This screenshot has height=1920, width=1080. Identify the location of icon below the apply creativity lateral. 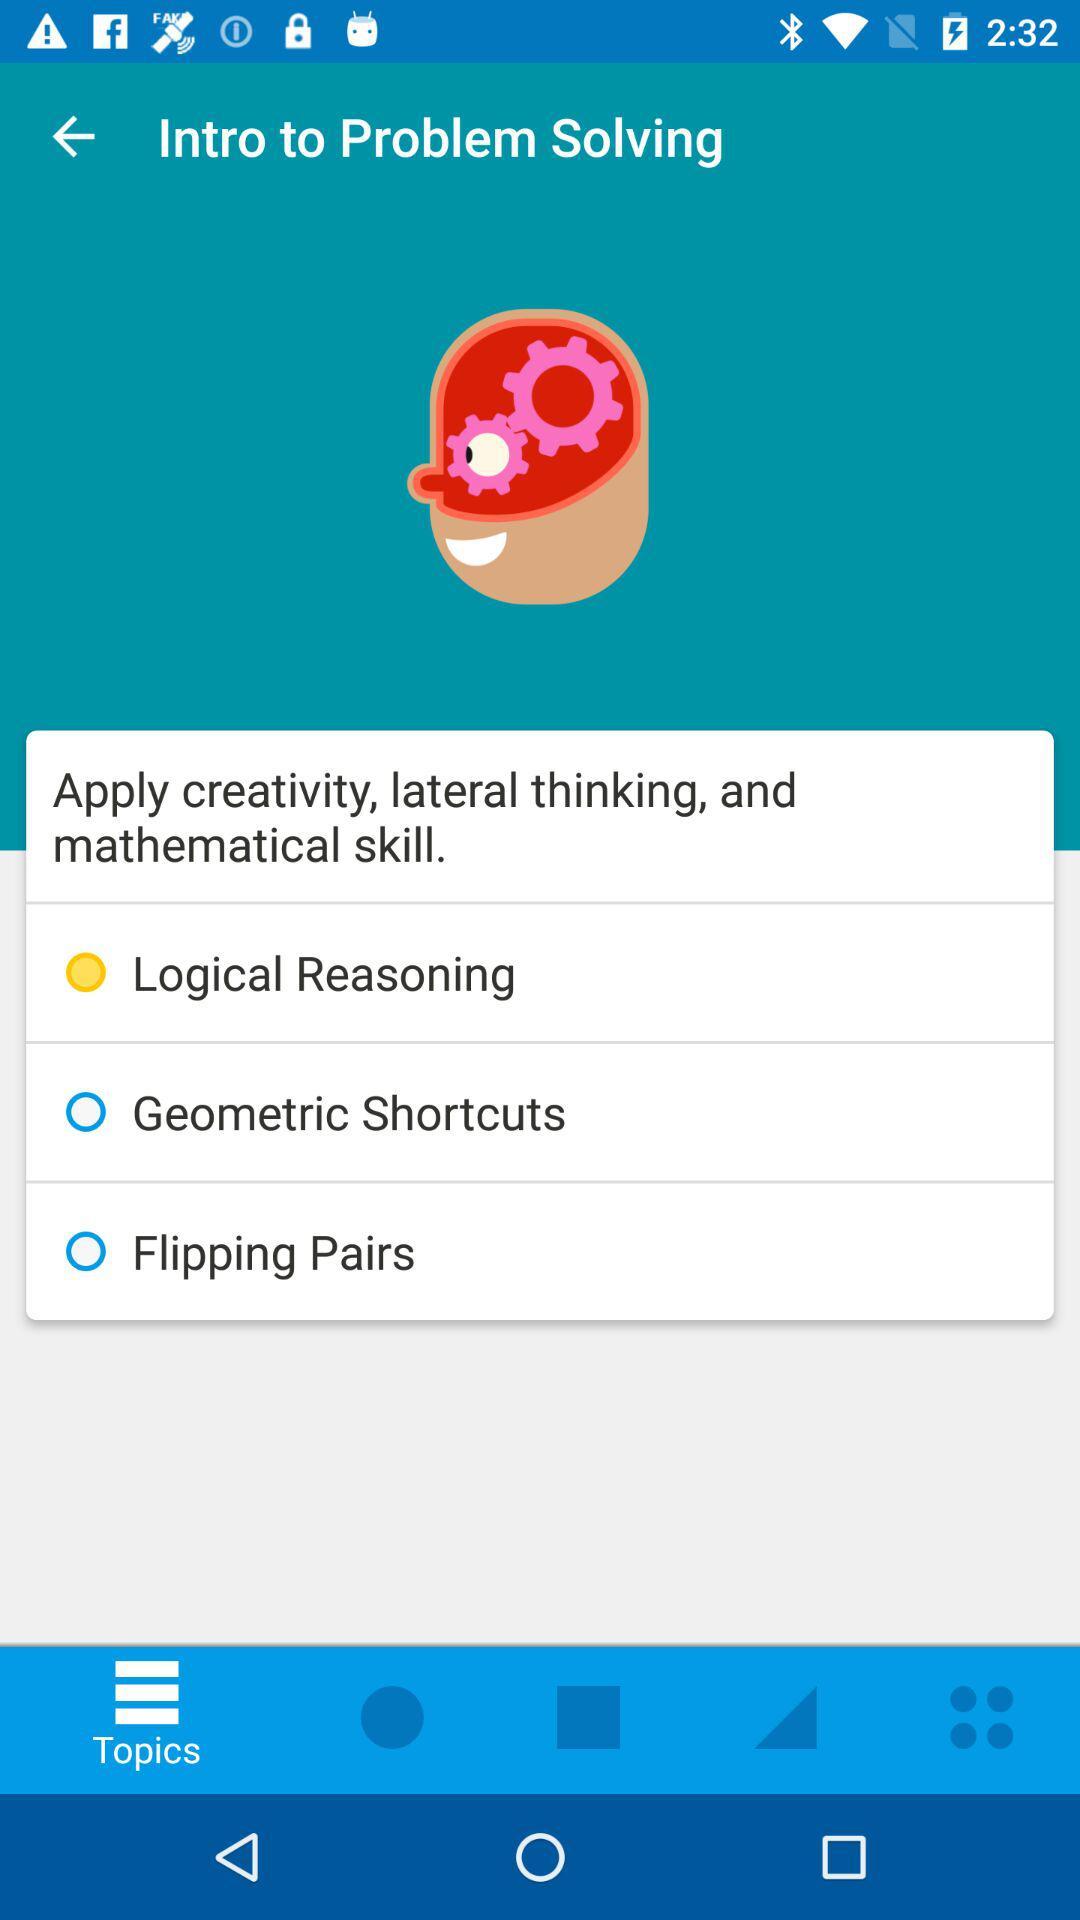
(540, 972).